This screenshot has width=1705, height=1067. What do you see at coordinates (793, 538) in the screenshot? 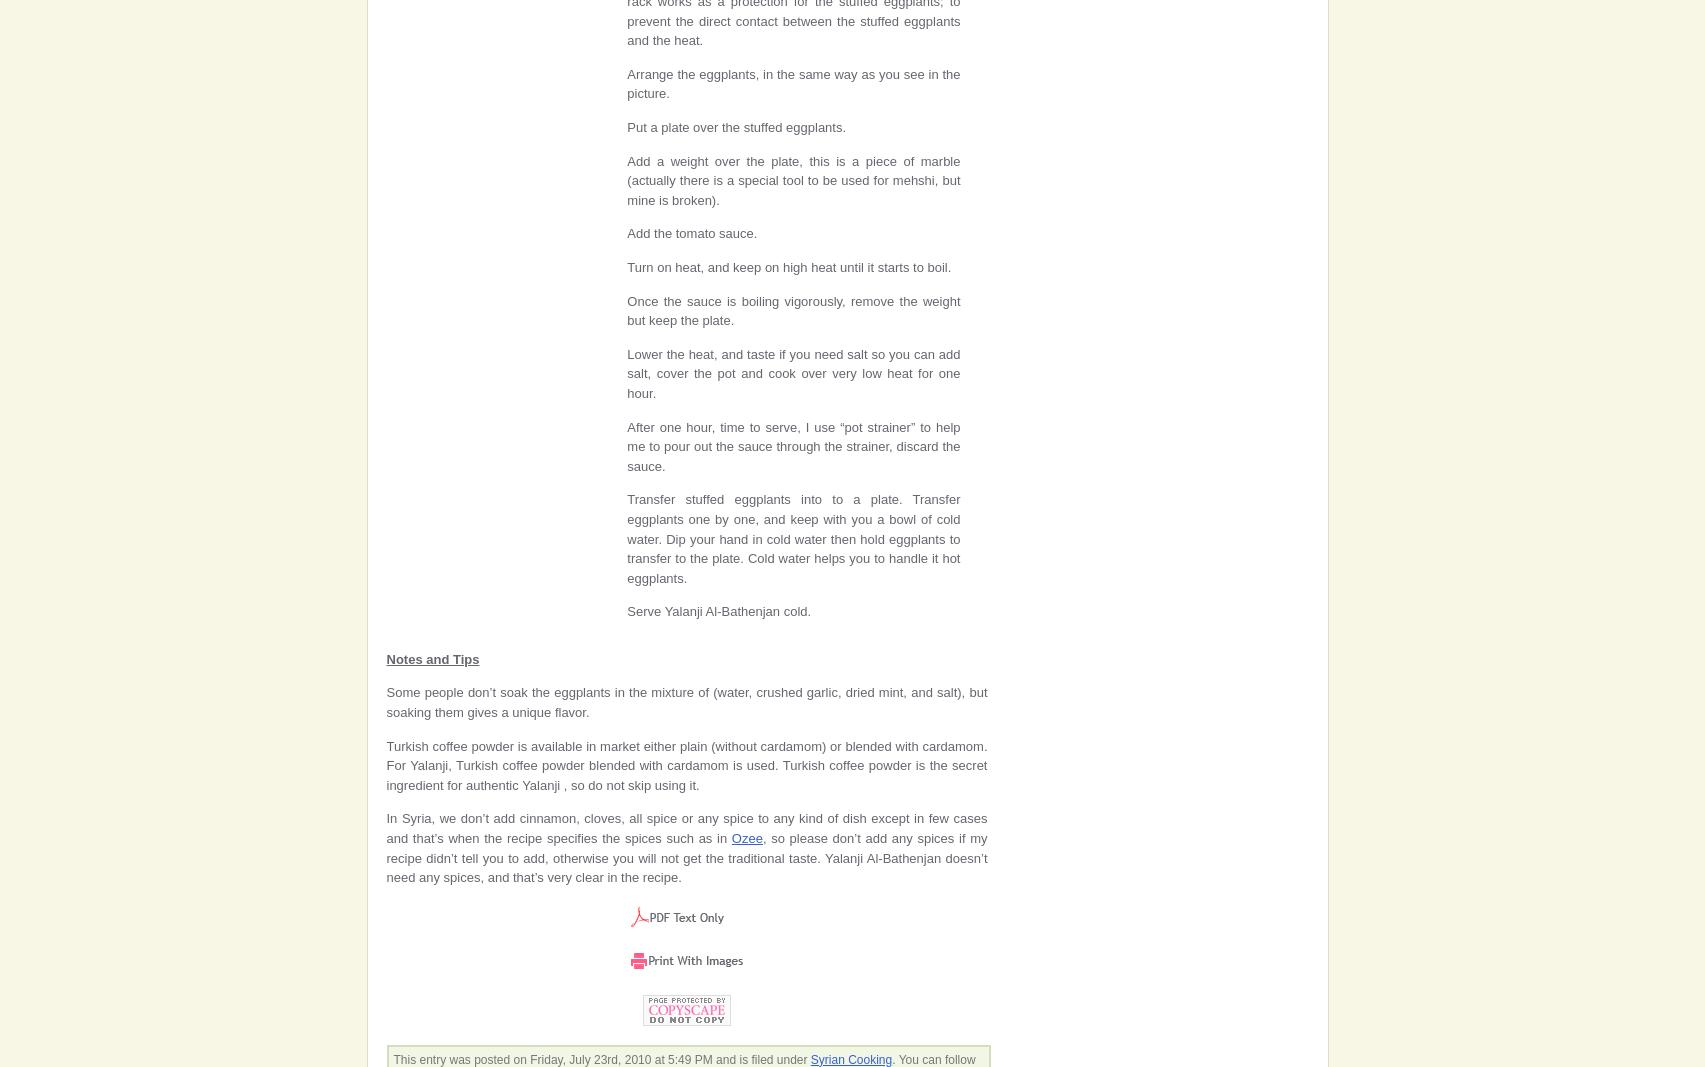
I see `'Transfer stuffed eggplants into to a plate. Transfer eggplants one by one, and keep with you a bowl of cold water. Dip your hand in cold water then hold eggplants to transfer to the plate. Cold water helps you to handle it hot eggplants.'` at bounding box center [793, 538].